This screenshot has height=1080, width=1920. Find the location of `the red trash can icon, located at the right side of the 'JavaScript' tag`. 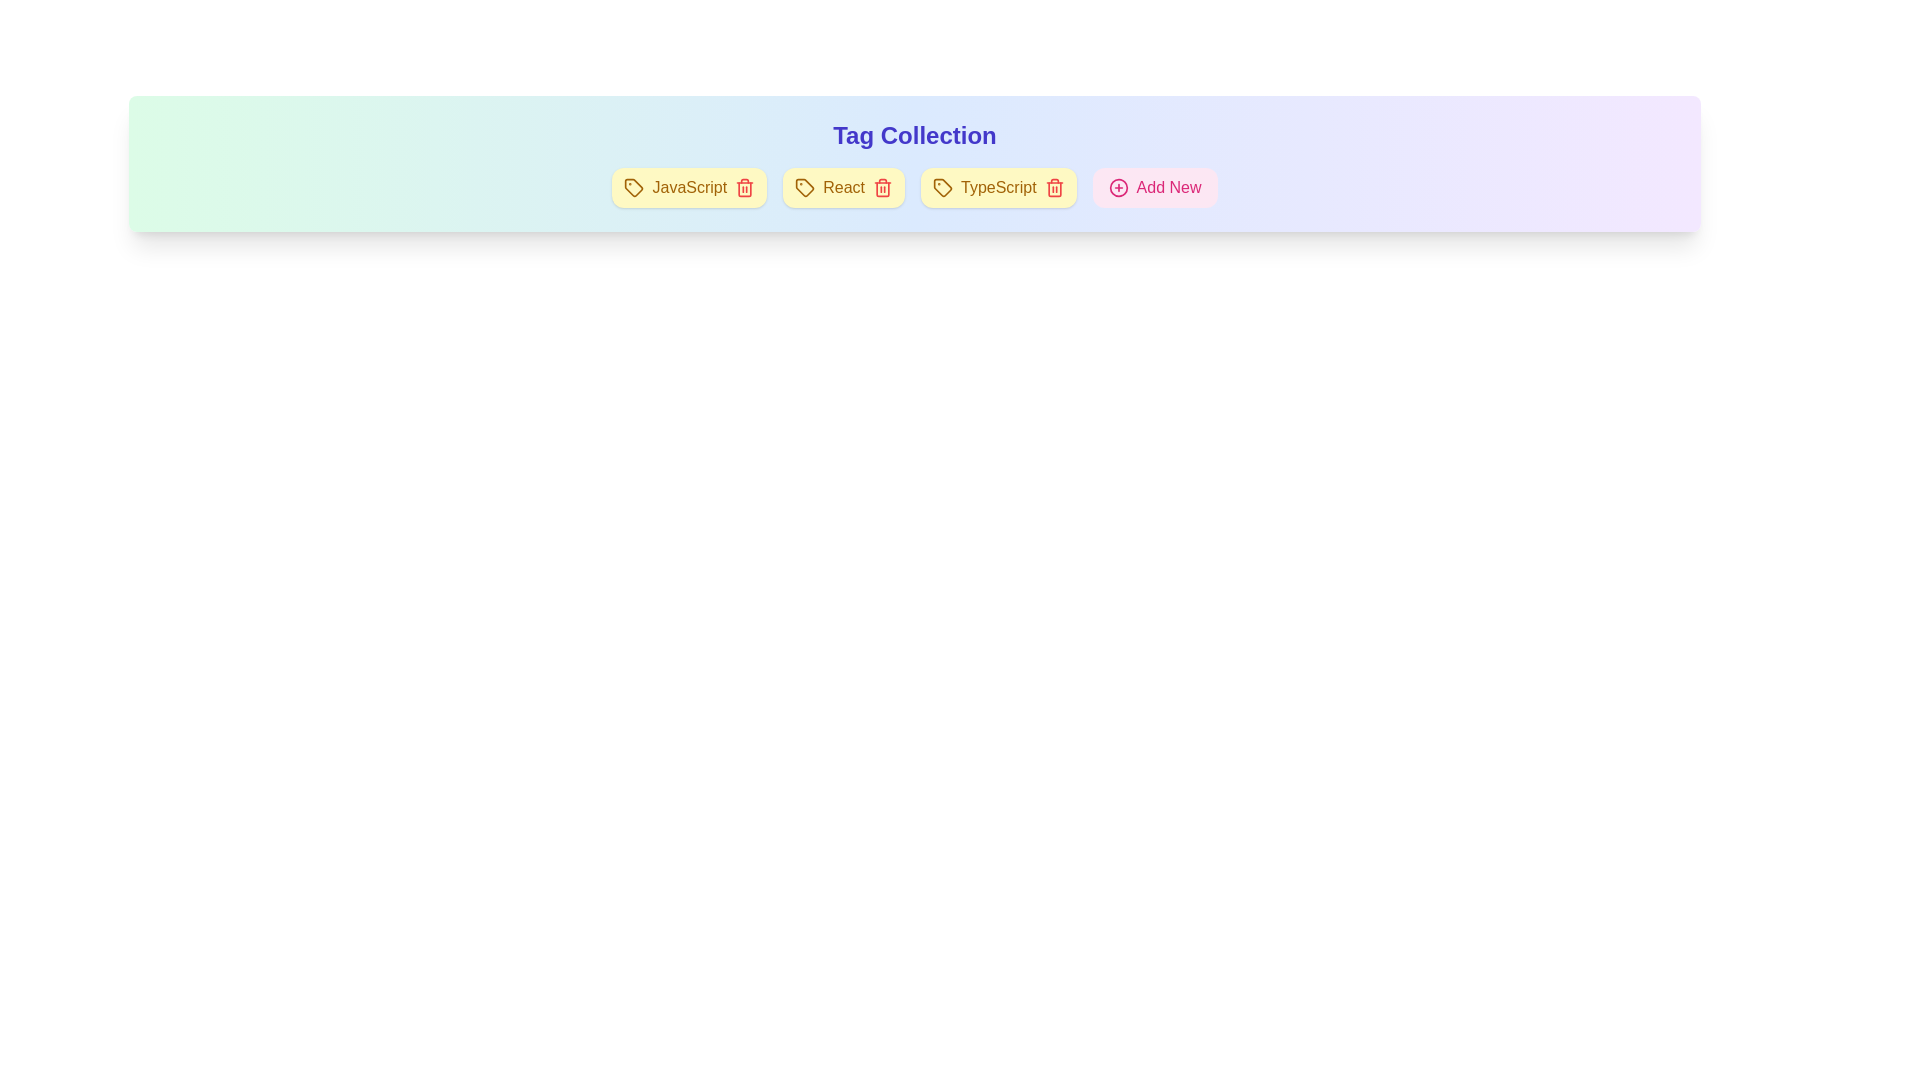

the red trash can icon, located at the right side of the 'JavaScript' tag is located at coordinates (744, 188).